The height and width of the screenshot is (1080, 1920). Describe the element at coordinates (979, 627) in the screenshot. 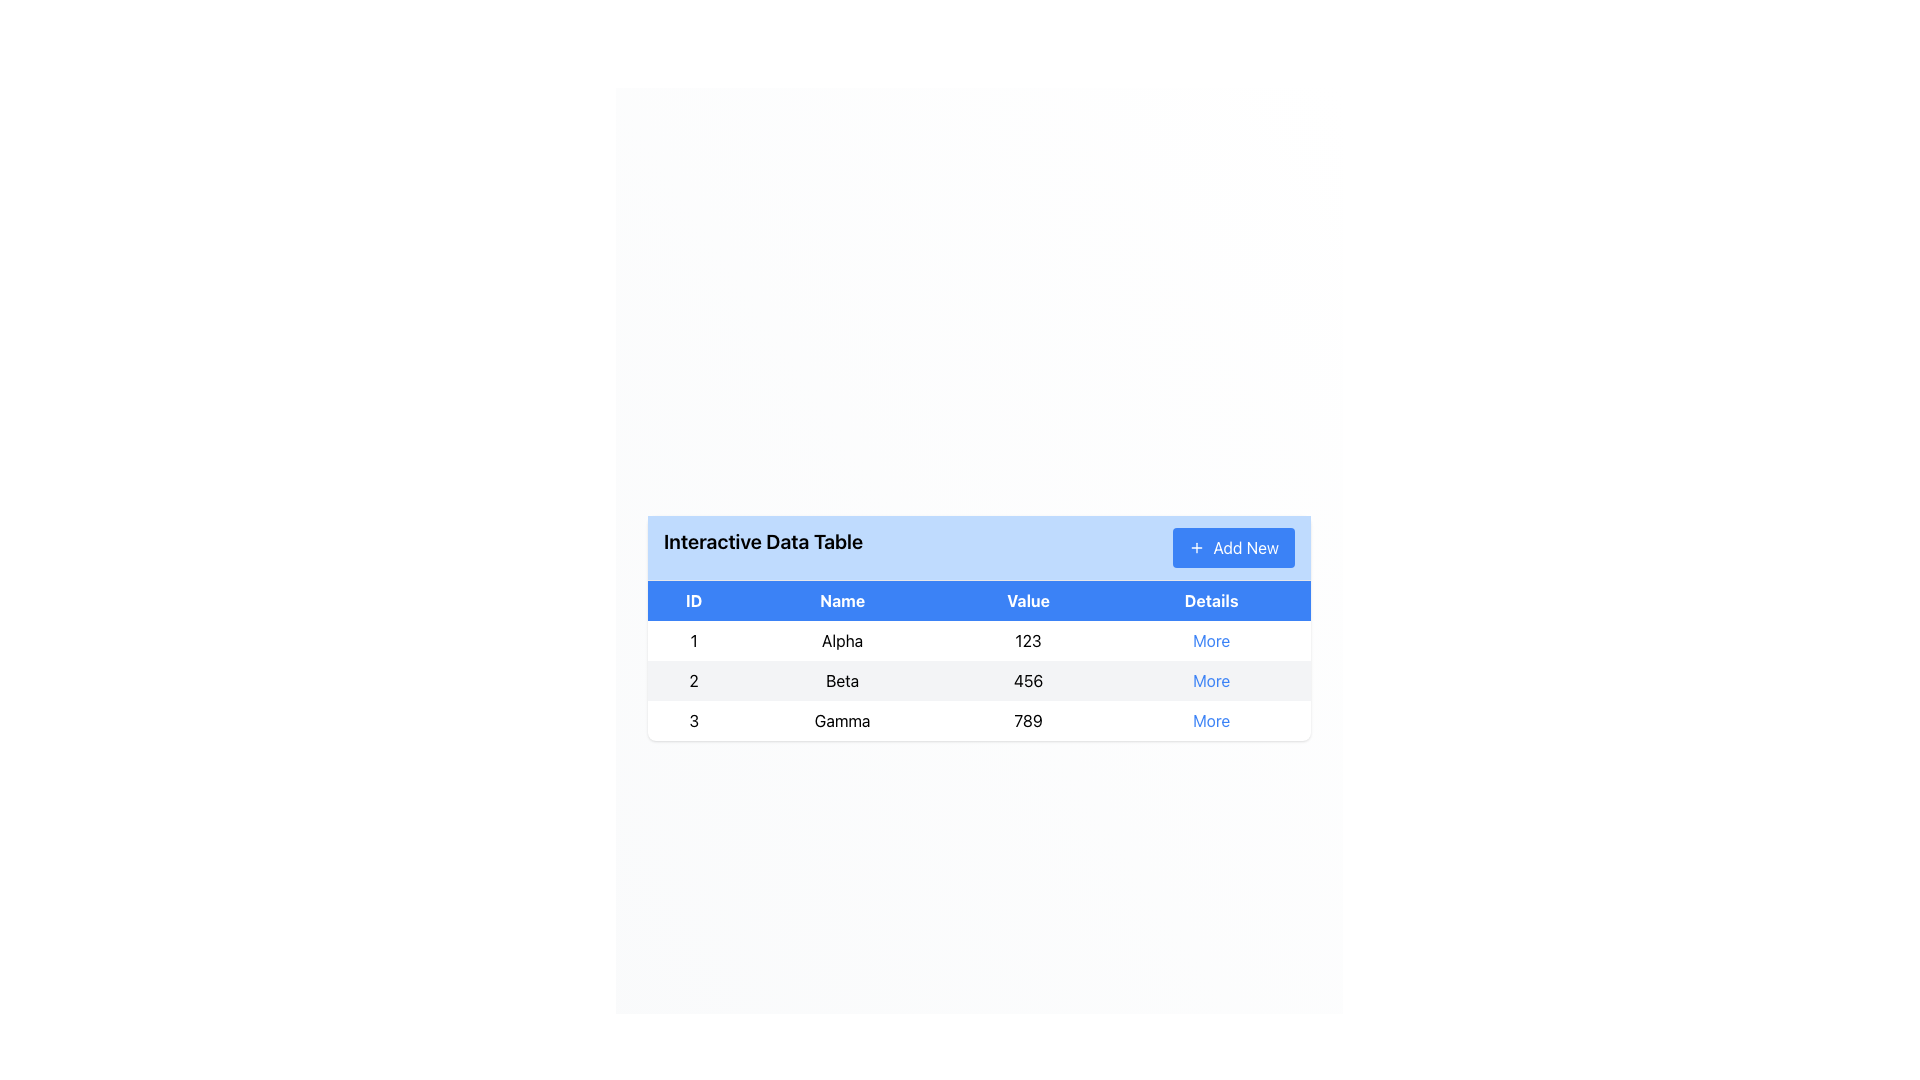

I see `the interactive data table located at the center of the visible interface` at that location.